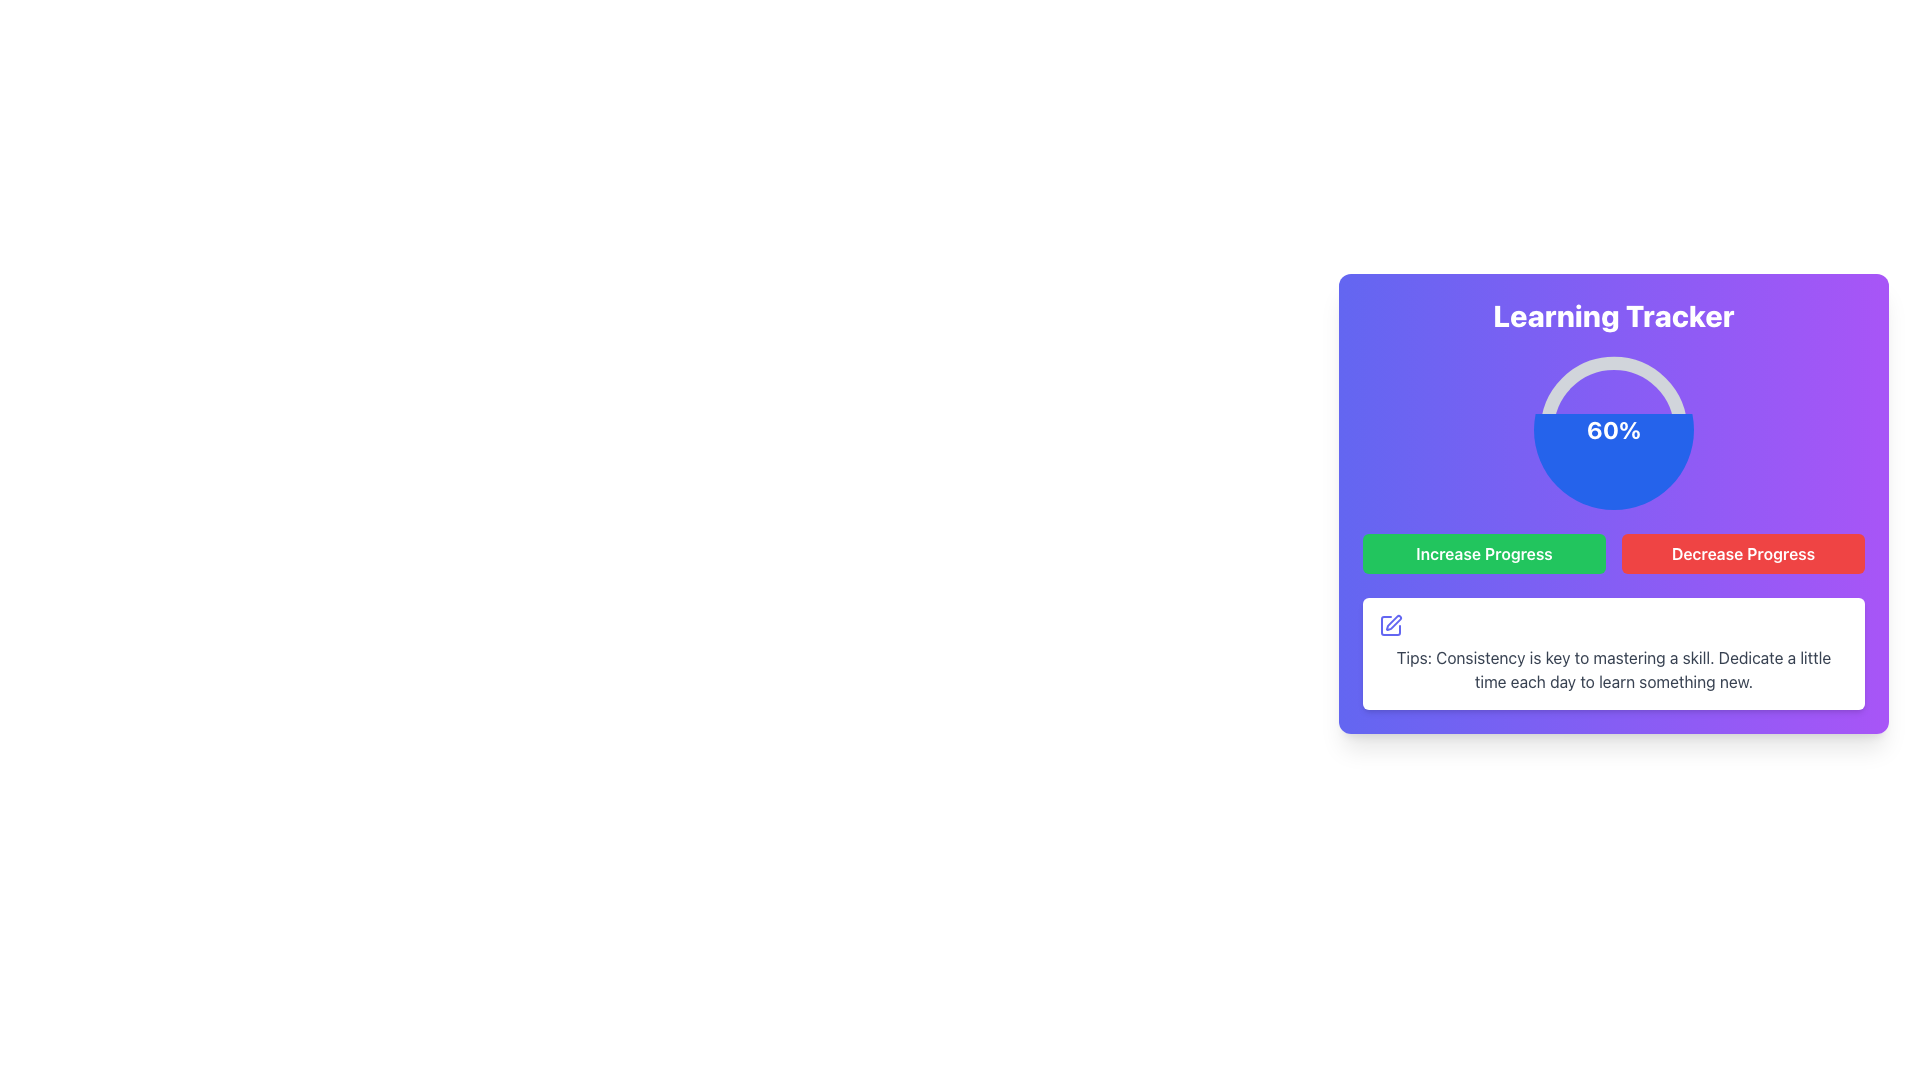 This screenshot has height=1080, width=1920. What do you see at coordinates (1742, 554) in the screenshot?
I see `the red button labeled 'Decrease Progress' with bold white text to decrease progress` at bounding box center [1742, 554].